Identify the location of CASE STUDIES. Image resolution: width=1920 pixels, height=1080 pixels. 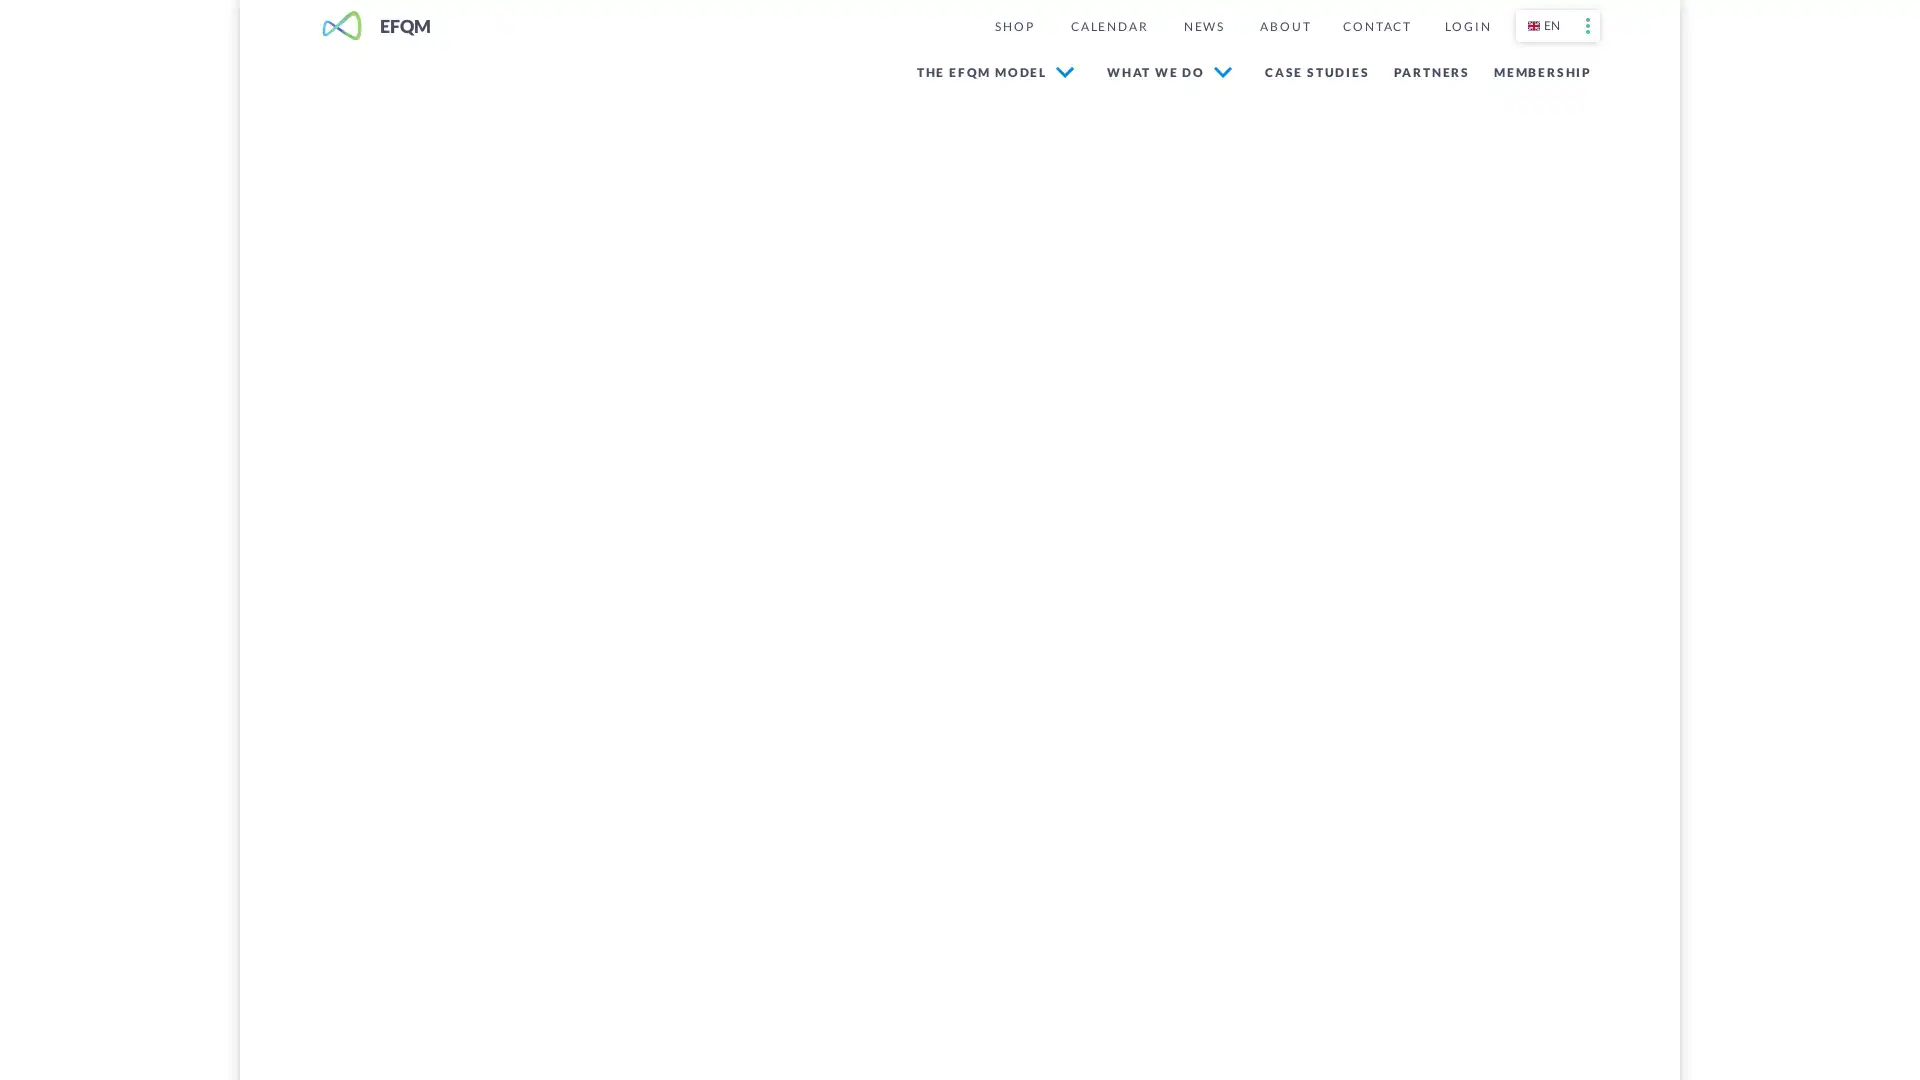
(1312, 70).